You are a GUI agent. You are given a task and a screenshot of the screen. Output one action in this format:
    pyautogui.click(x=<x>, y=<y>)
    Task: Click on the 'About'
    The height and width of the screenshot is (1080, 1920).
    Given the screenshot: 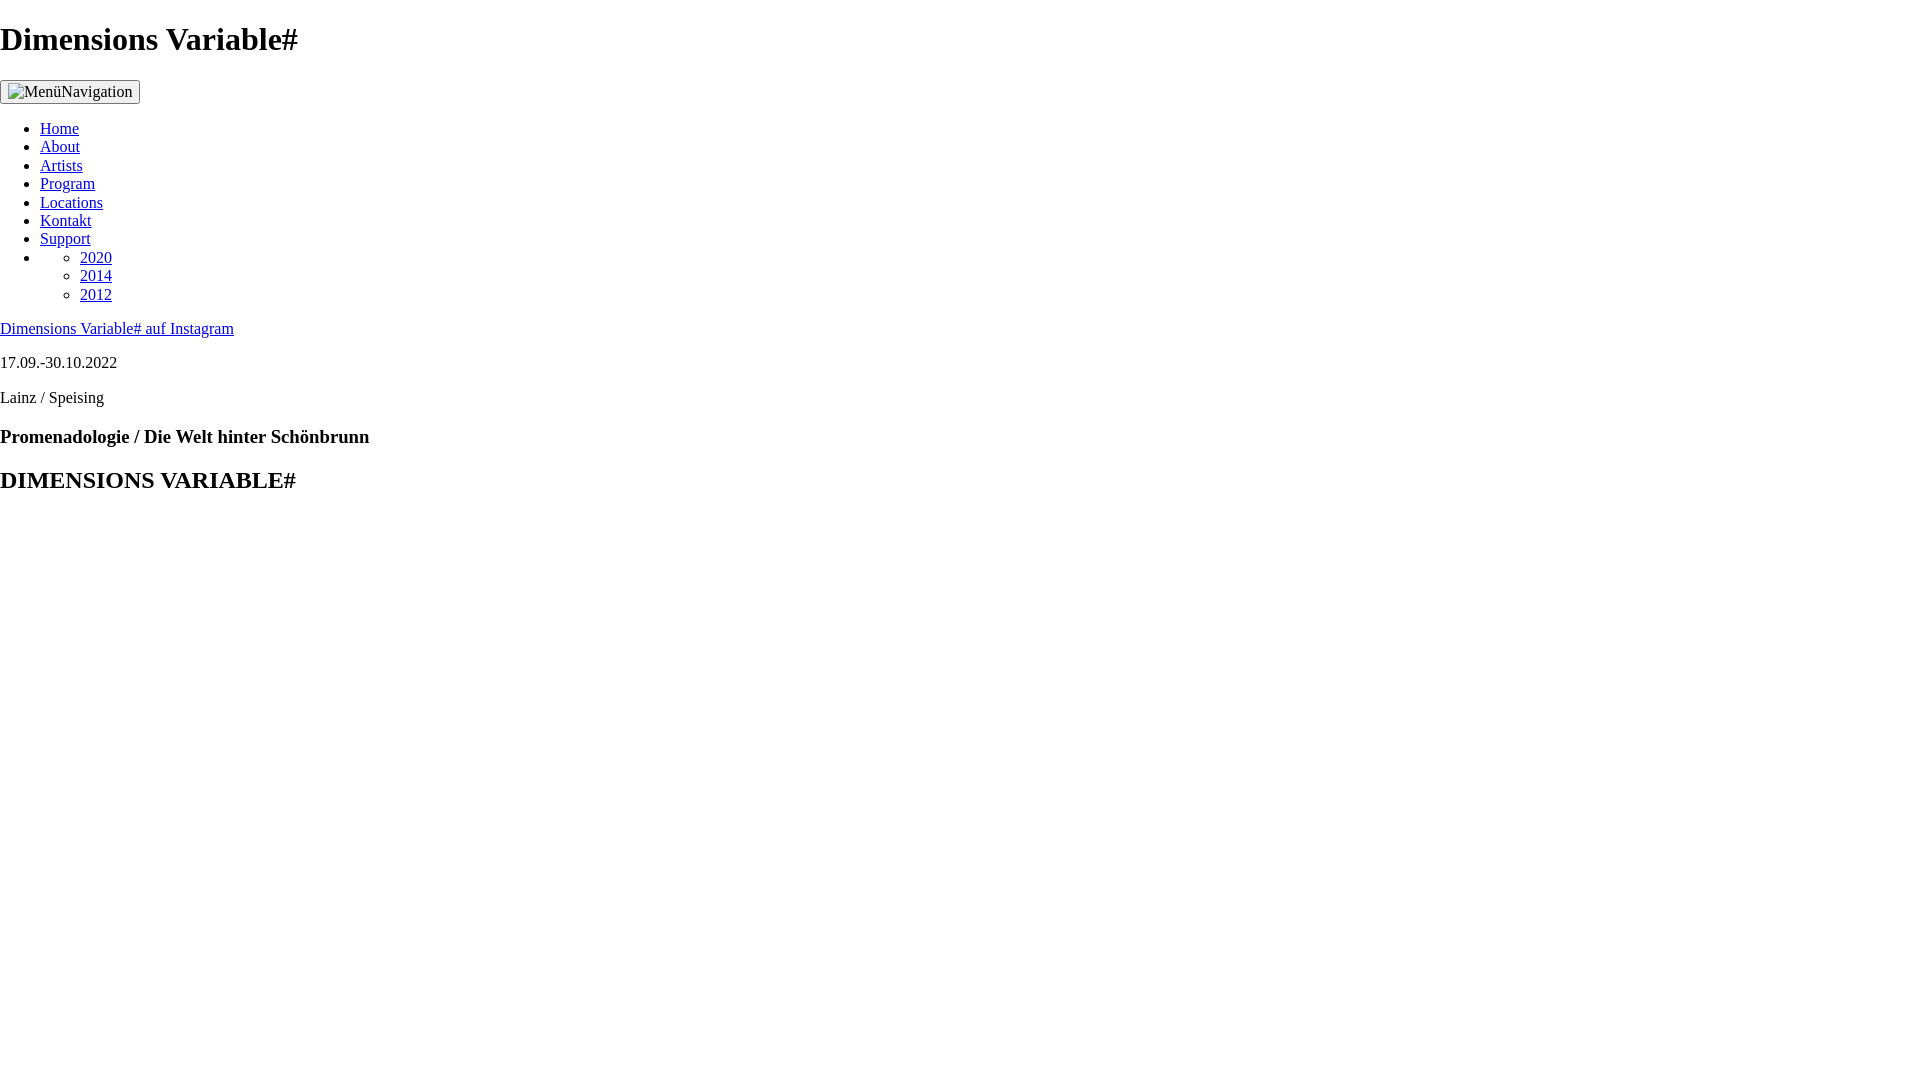 What is the action you would take?
    pyautogui.click(x=59, y=145)
    